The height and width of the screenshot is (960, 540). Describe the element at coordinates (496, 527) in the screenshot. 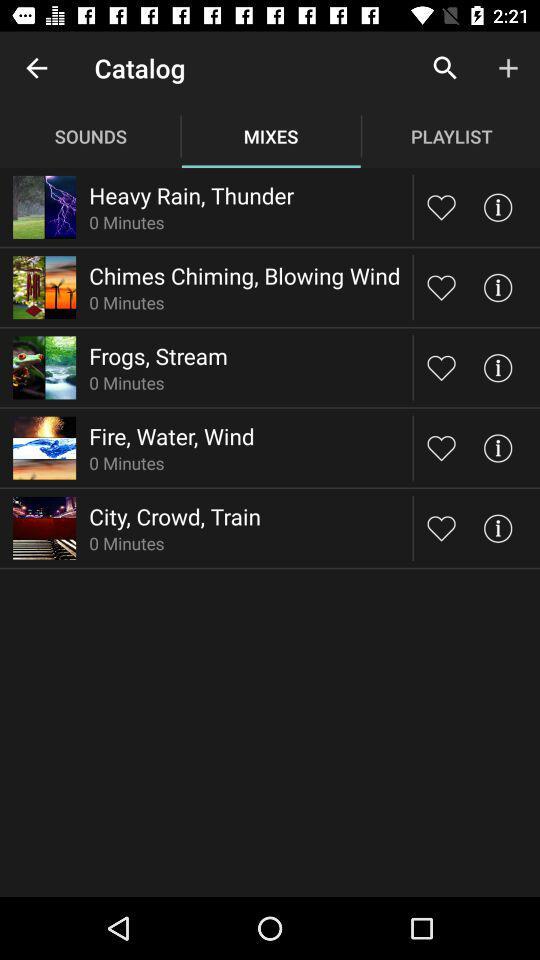

I see `more information` at that location.